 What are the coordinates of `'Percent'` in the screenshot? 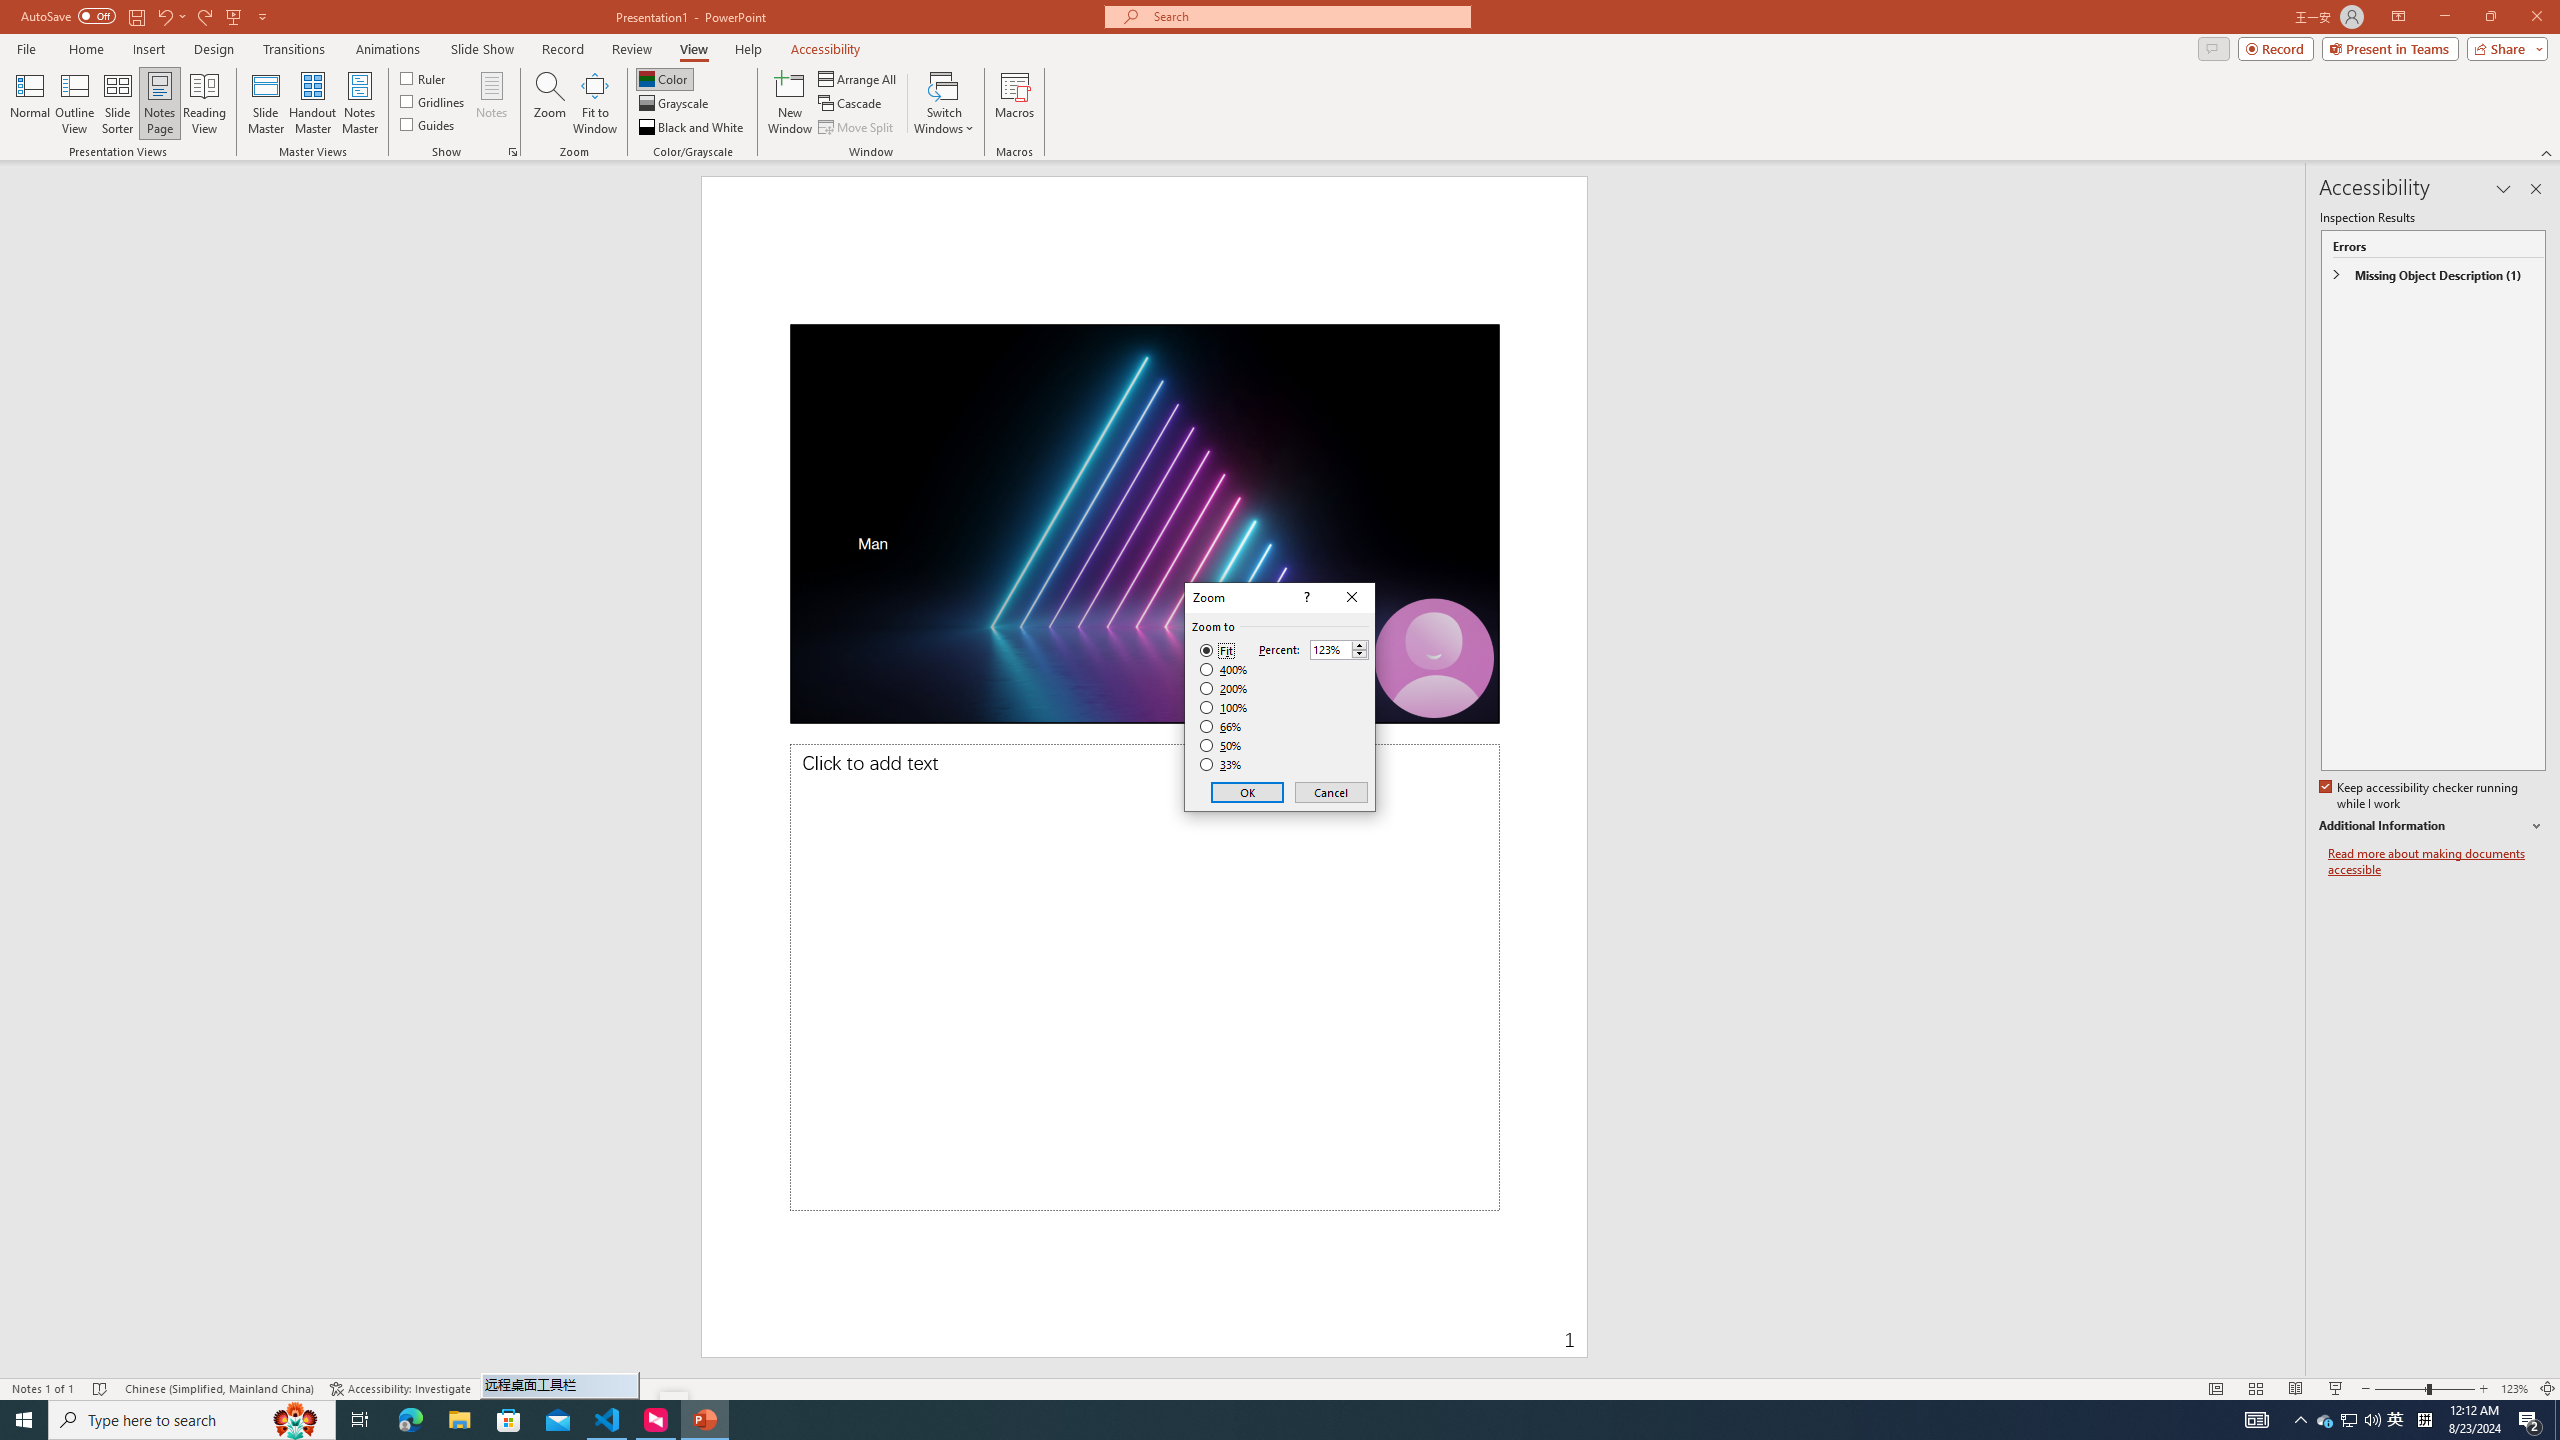 It's located at (1330, 650).